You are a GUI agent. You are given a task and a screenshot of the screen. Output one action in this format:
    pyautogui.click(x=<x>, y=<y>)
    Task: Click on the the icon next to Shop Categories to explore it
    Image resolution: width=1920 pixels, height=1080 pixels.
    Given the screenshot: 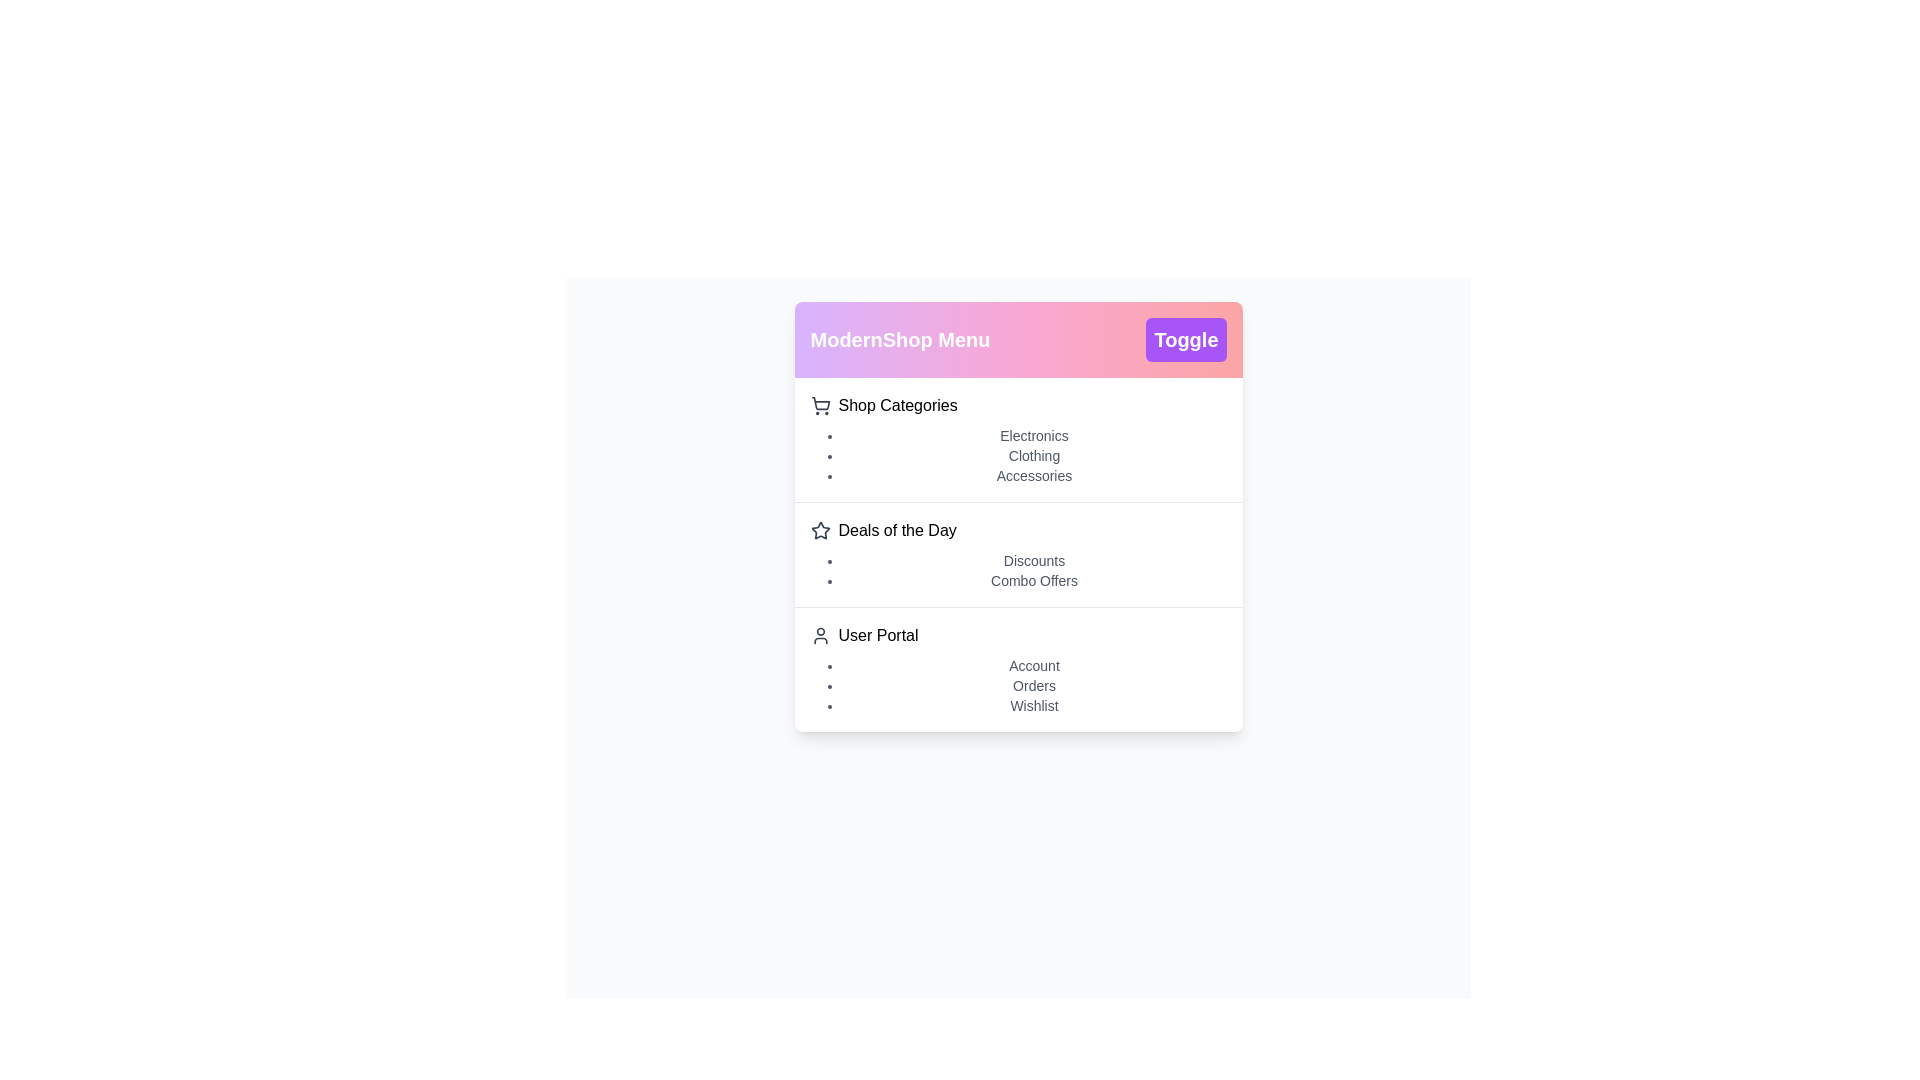 What is the action you would take?
    pyautogui.click(x=820, y=405)
    